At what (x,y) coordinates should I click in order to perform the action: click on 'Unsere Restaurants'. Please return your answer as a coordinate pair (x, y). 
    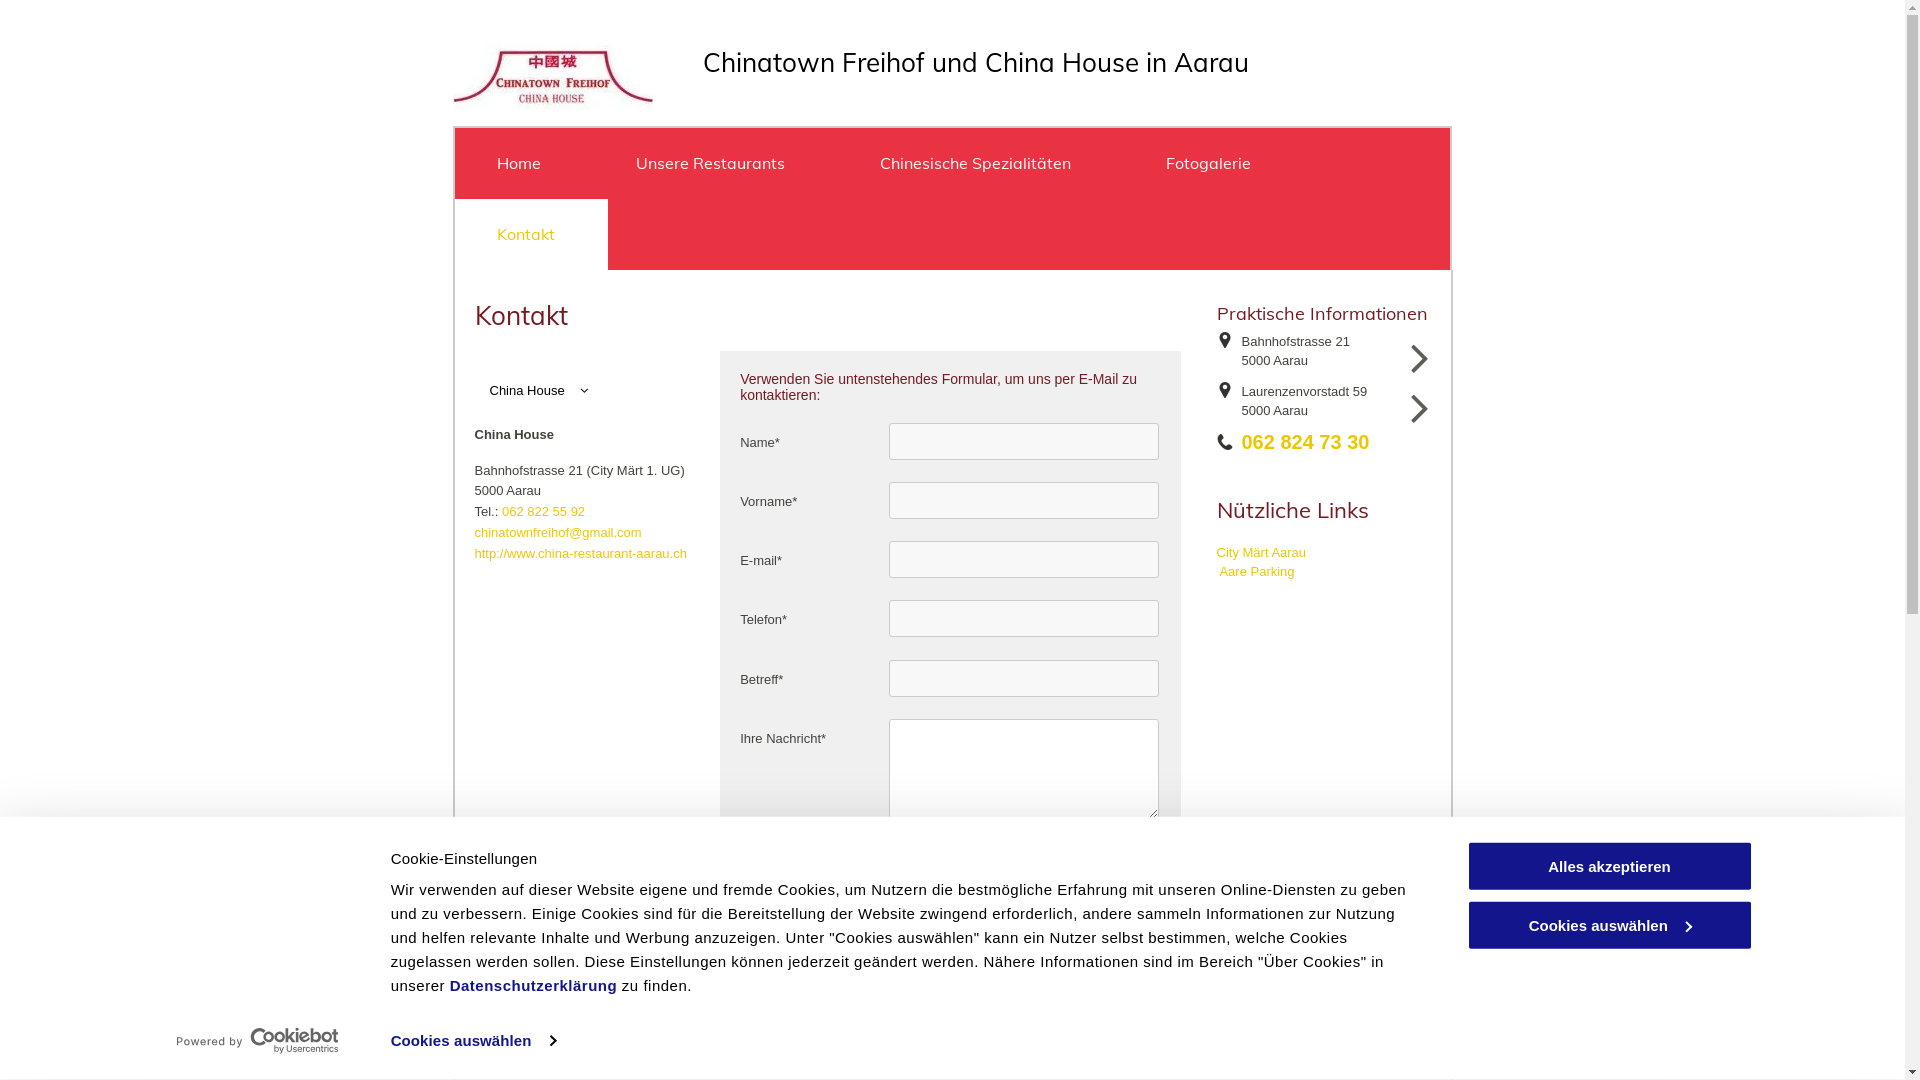
    Looking at the image, I should click on (715, 162).